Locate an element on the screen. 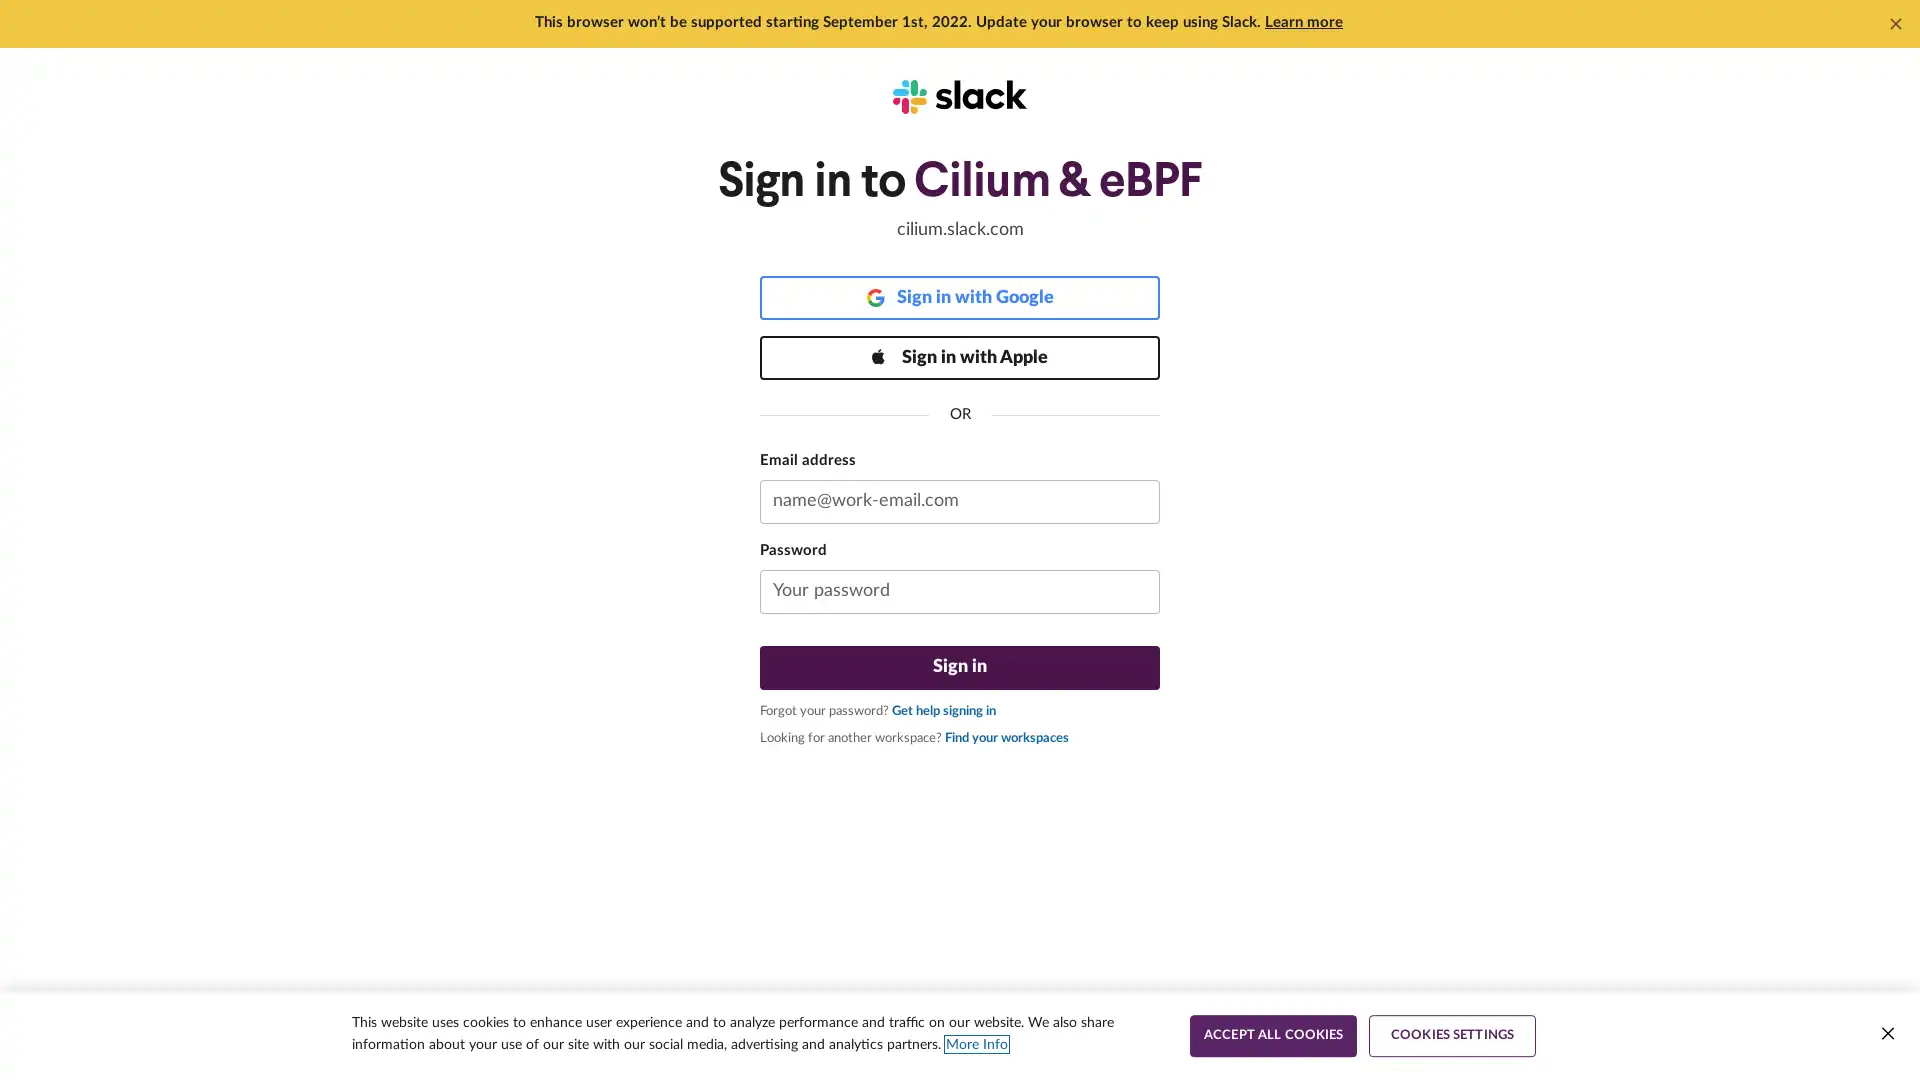  ACCEPT ALL COOKIES is located at coordinates (1272, 1035).